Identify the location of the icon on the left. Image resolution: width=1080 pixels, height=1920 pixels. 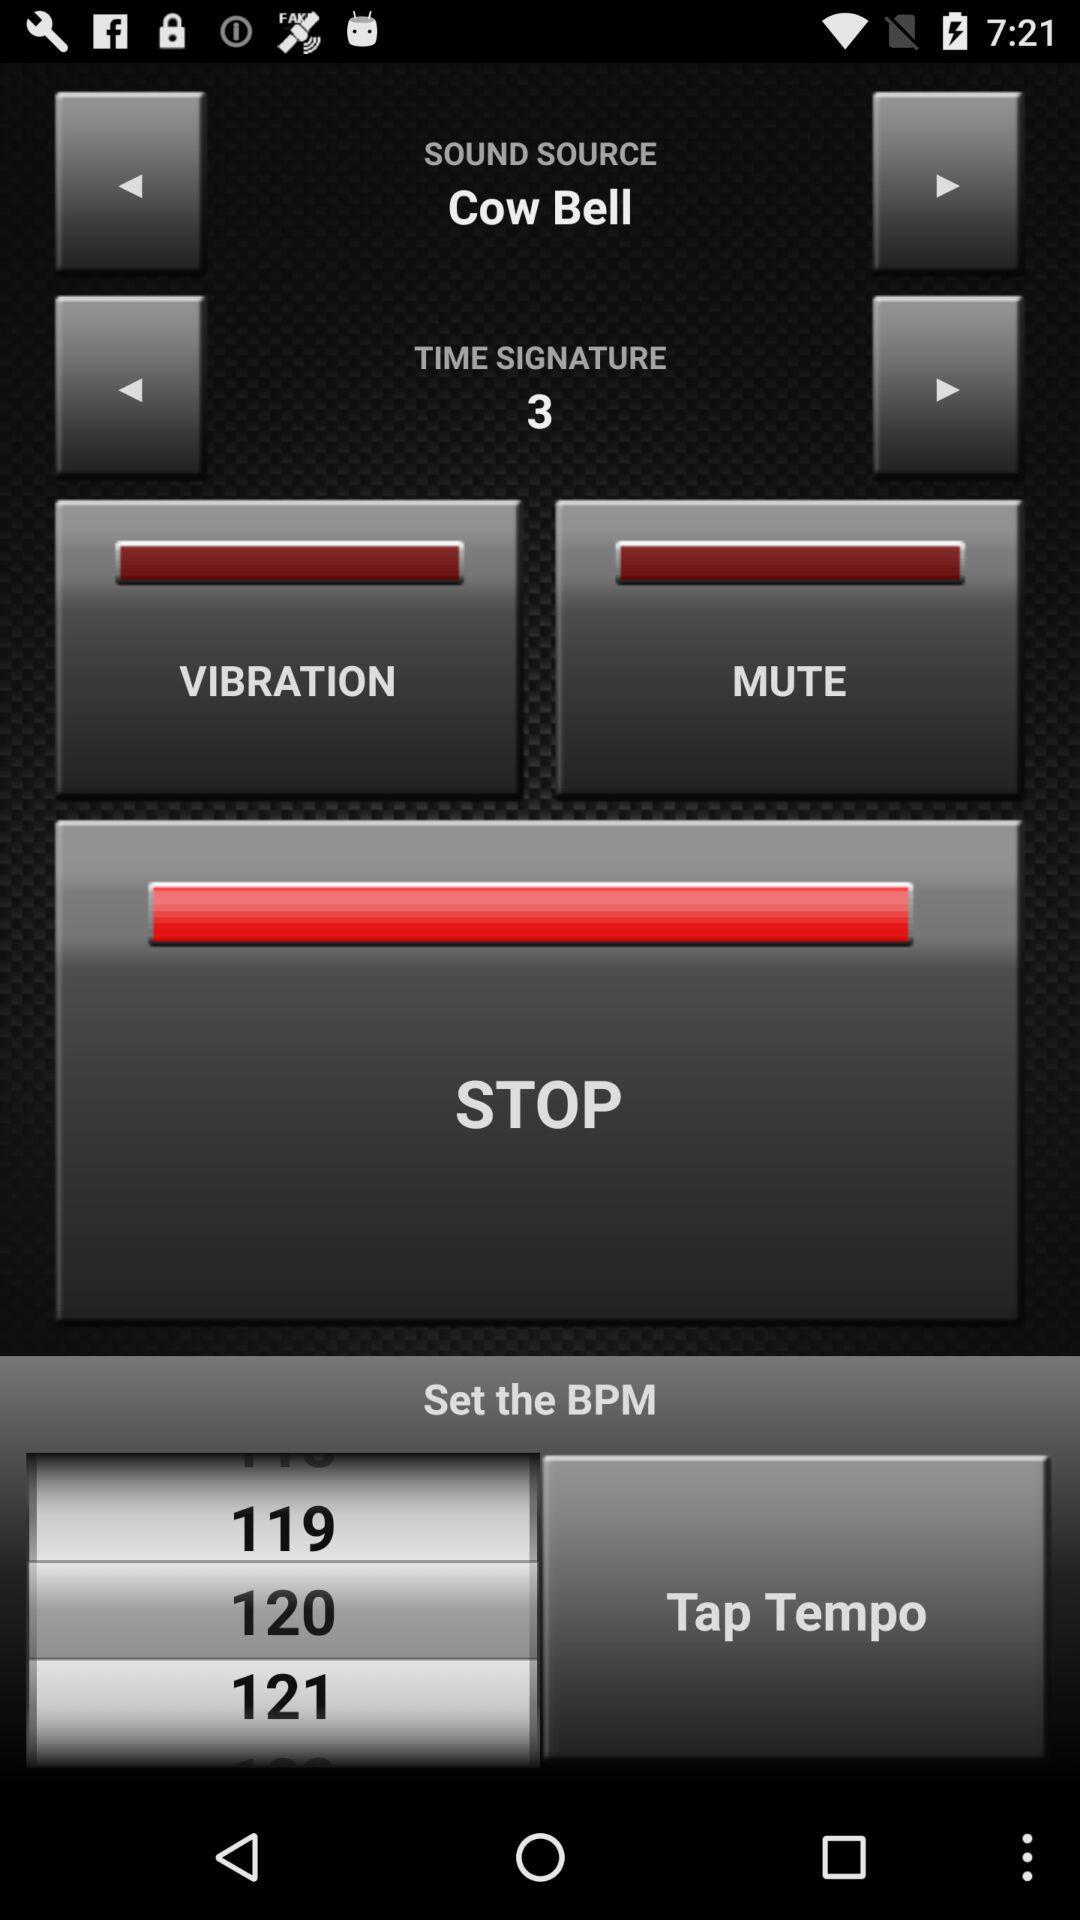
(289, 650).